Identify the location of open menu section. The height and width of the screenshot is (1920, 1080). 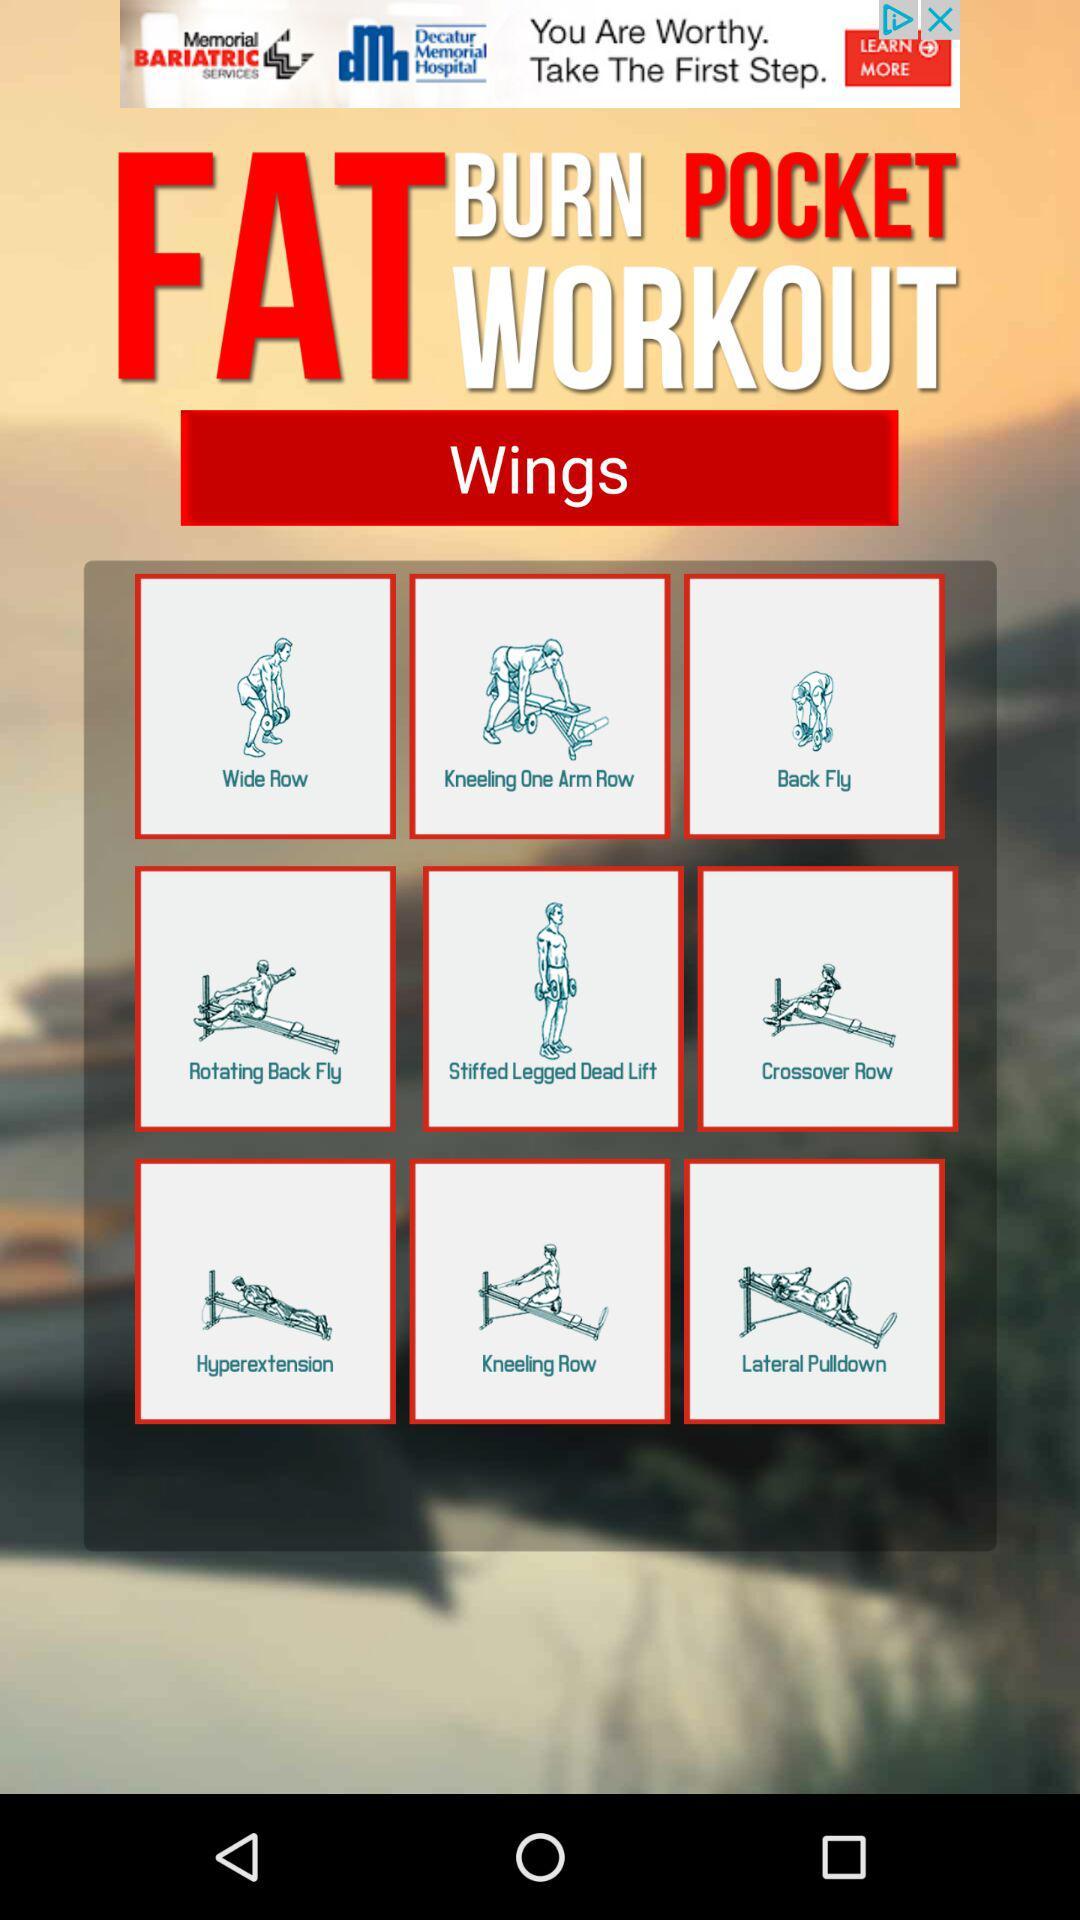
(540, 706).